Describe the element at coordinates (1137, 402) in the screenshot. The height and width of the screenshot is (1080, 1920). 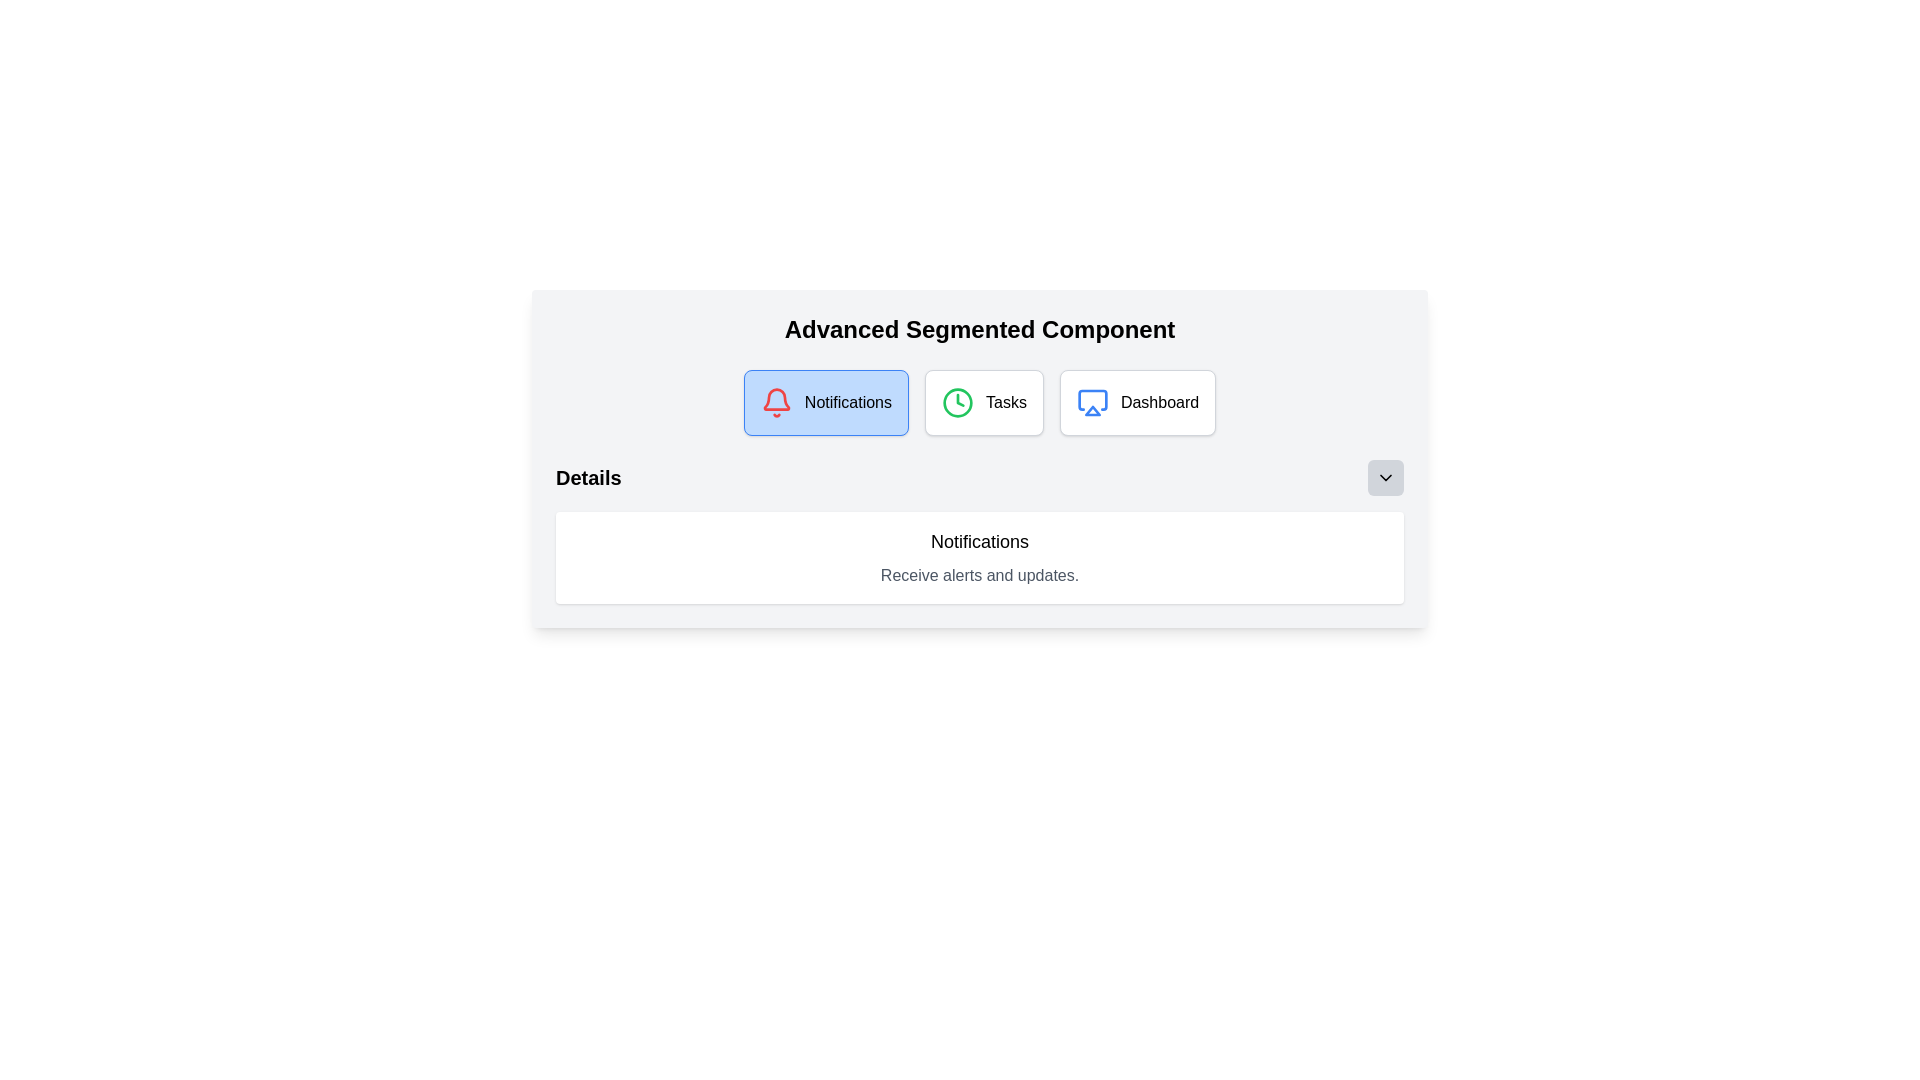
I see `the 'Dashboard' button with a white background, gray border, and blue display icon` at that location.